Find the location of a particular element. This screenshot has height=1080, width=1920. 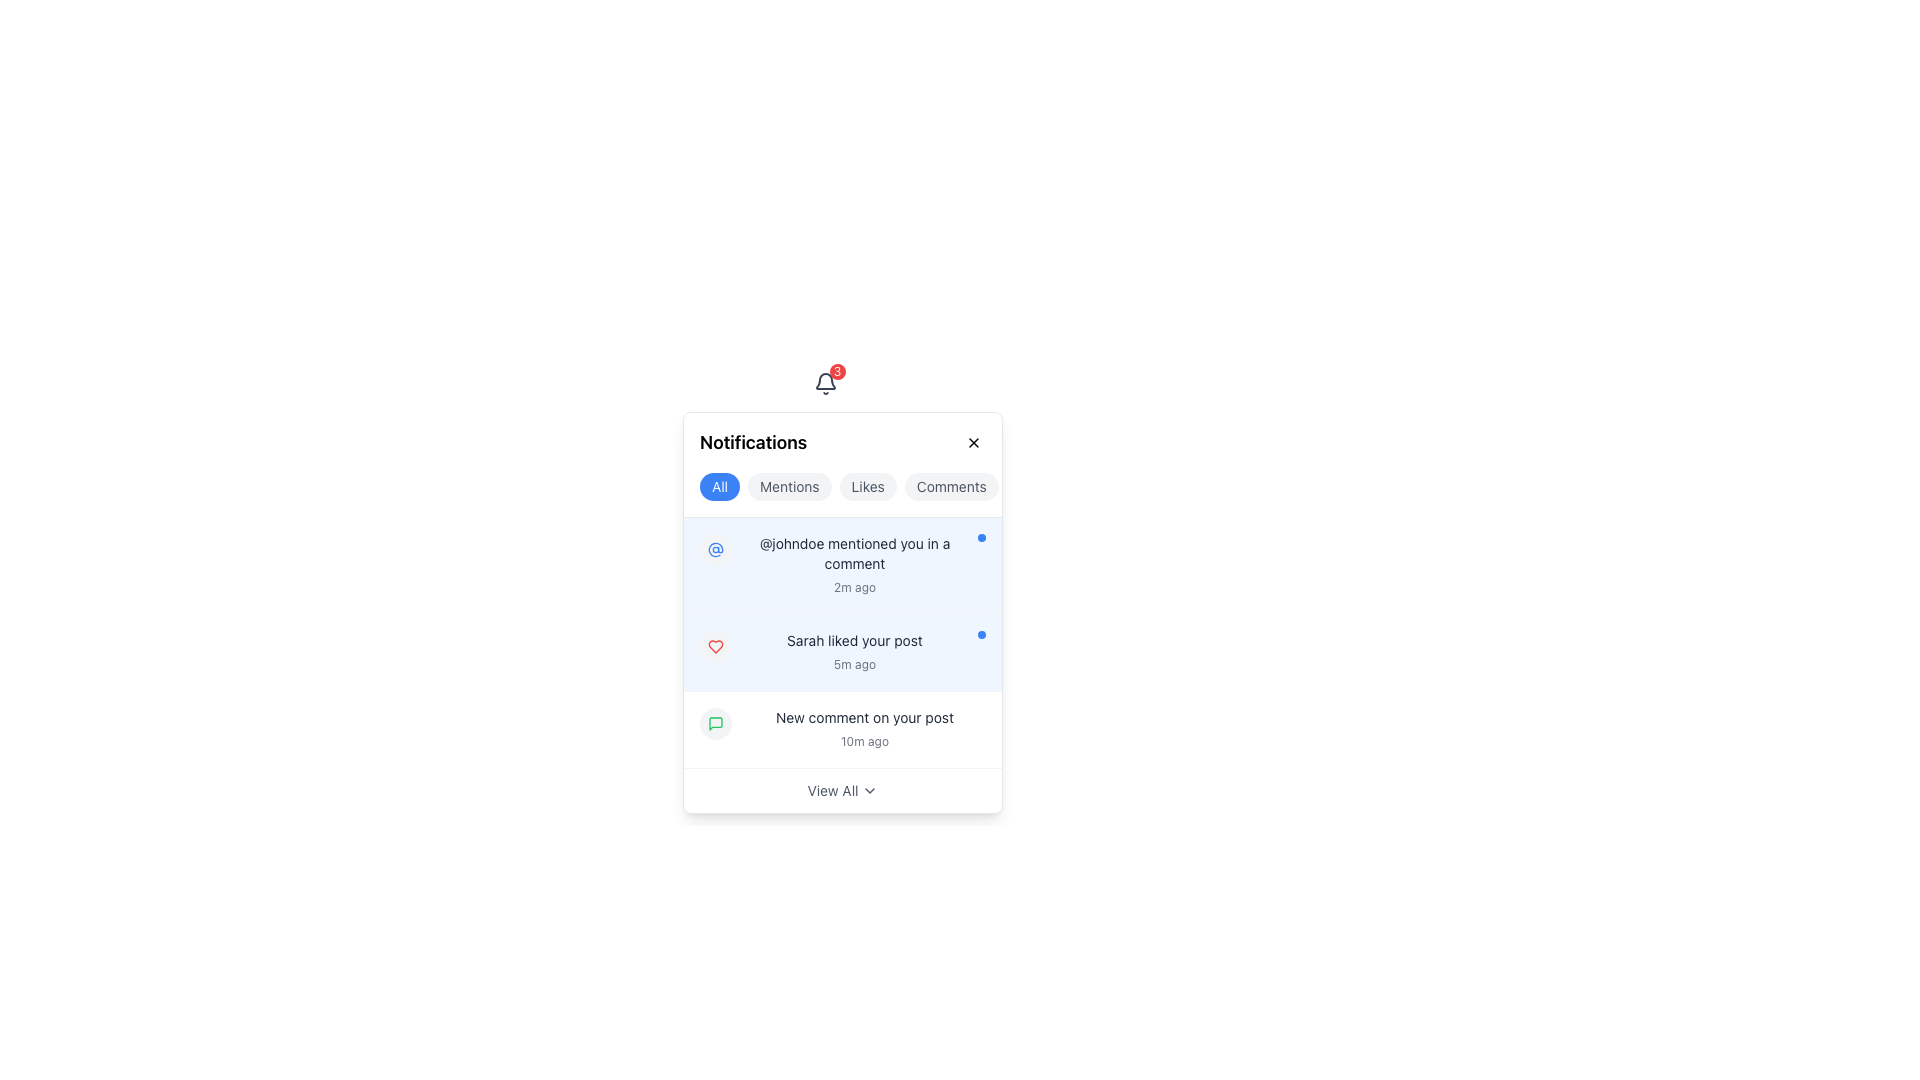

the second notification in the vertical notification list, which contains a red heart icon and the message 'Sarah liked your post' is located at coordinates (843, 652).